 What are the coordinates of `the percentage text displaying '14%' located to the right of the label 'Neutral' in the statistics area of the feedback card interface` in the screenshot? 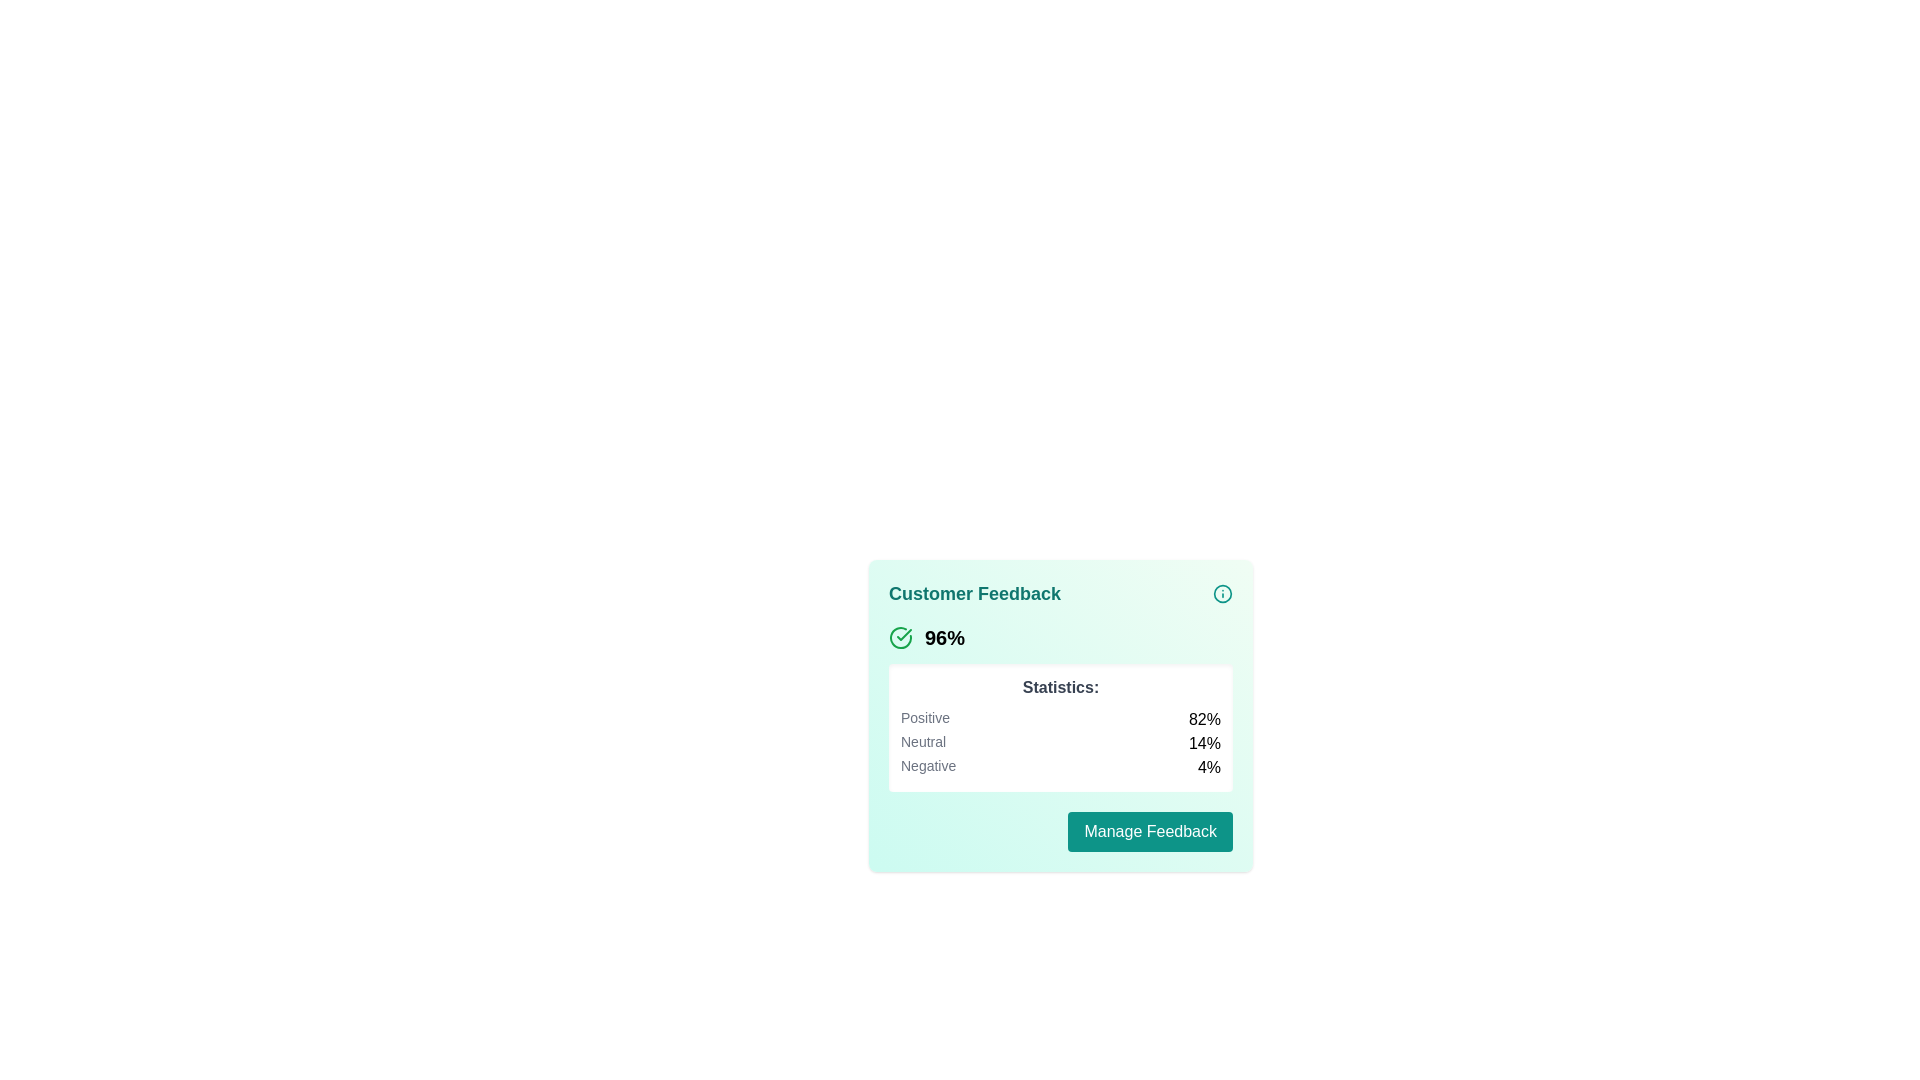 It's located at (1203, 744).